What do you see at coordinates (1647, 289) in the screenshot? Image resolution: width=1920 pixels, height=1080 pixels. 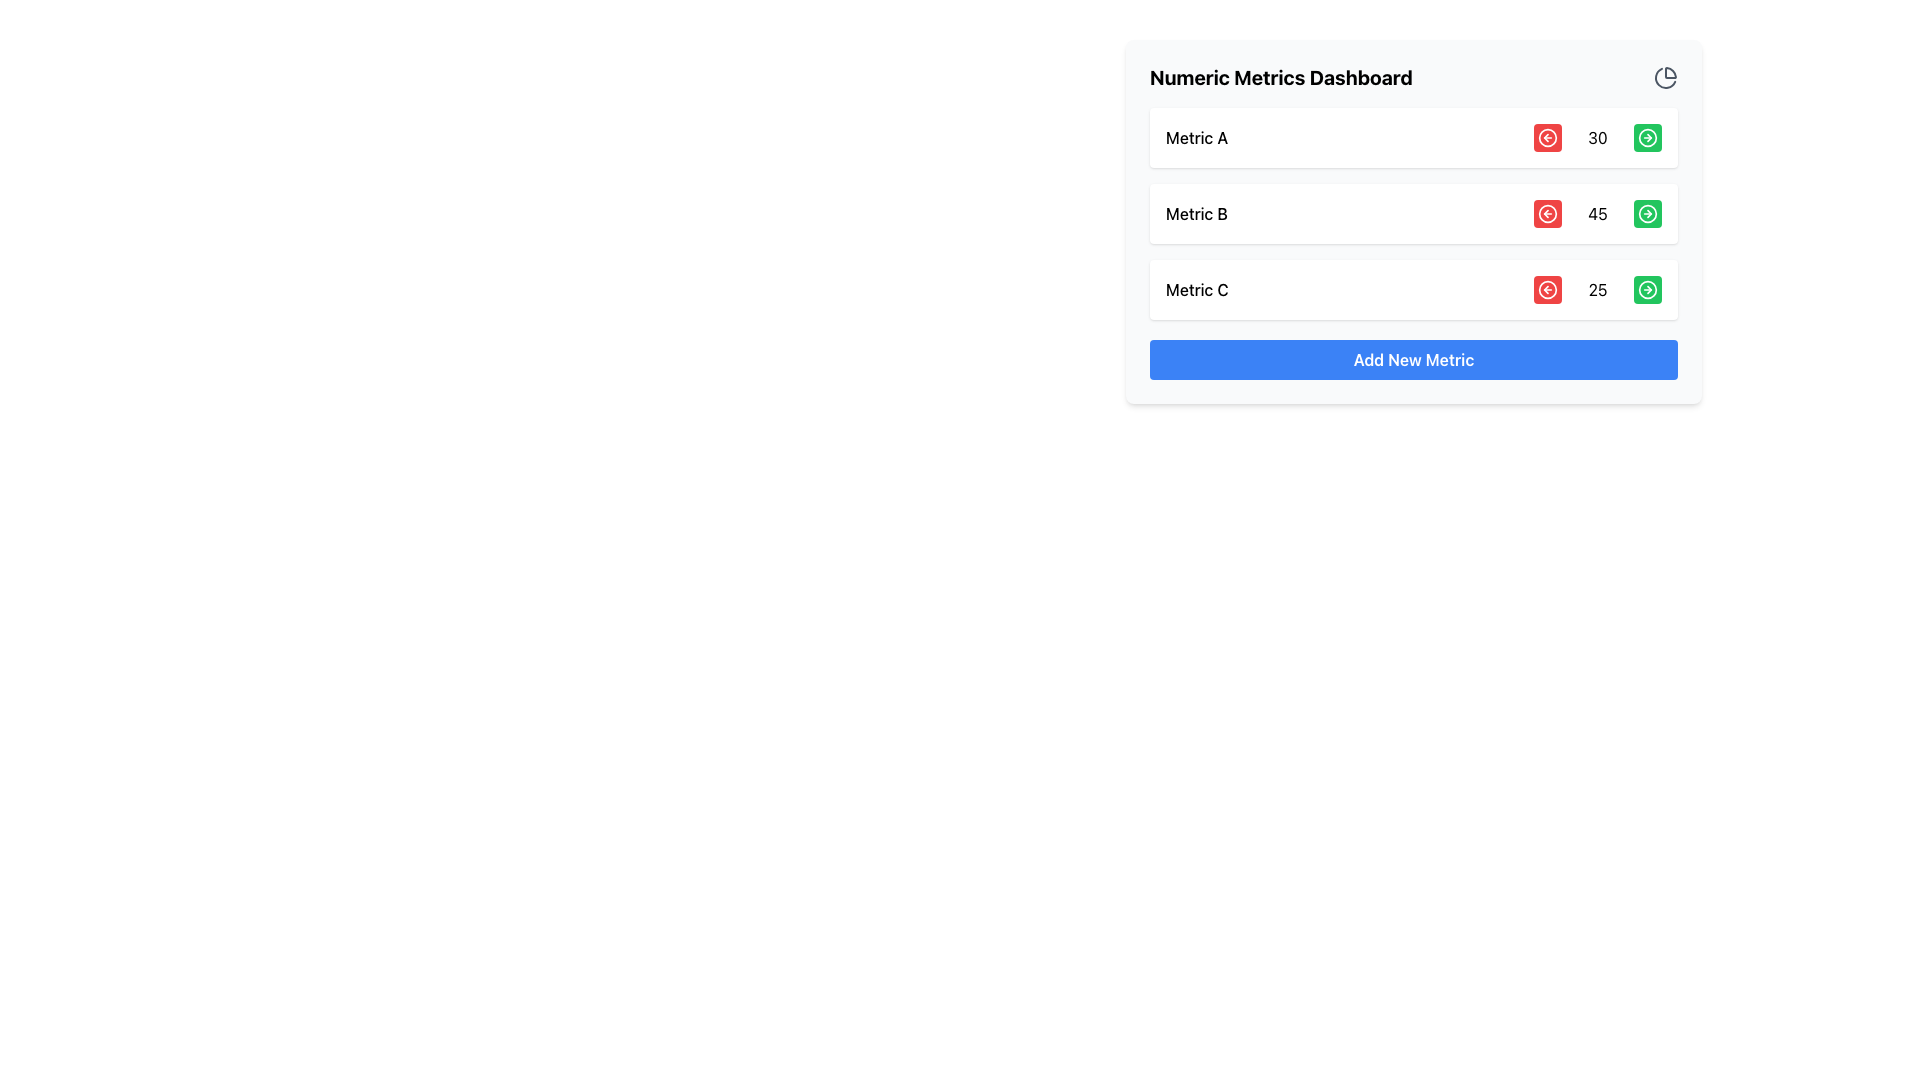 I see `the confirm button located to the far right of the '25' metric value in the third row of the numeric metrics dashboard panel to trigger the hover effect` at bounding box center [1647, 289].